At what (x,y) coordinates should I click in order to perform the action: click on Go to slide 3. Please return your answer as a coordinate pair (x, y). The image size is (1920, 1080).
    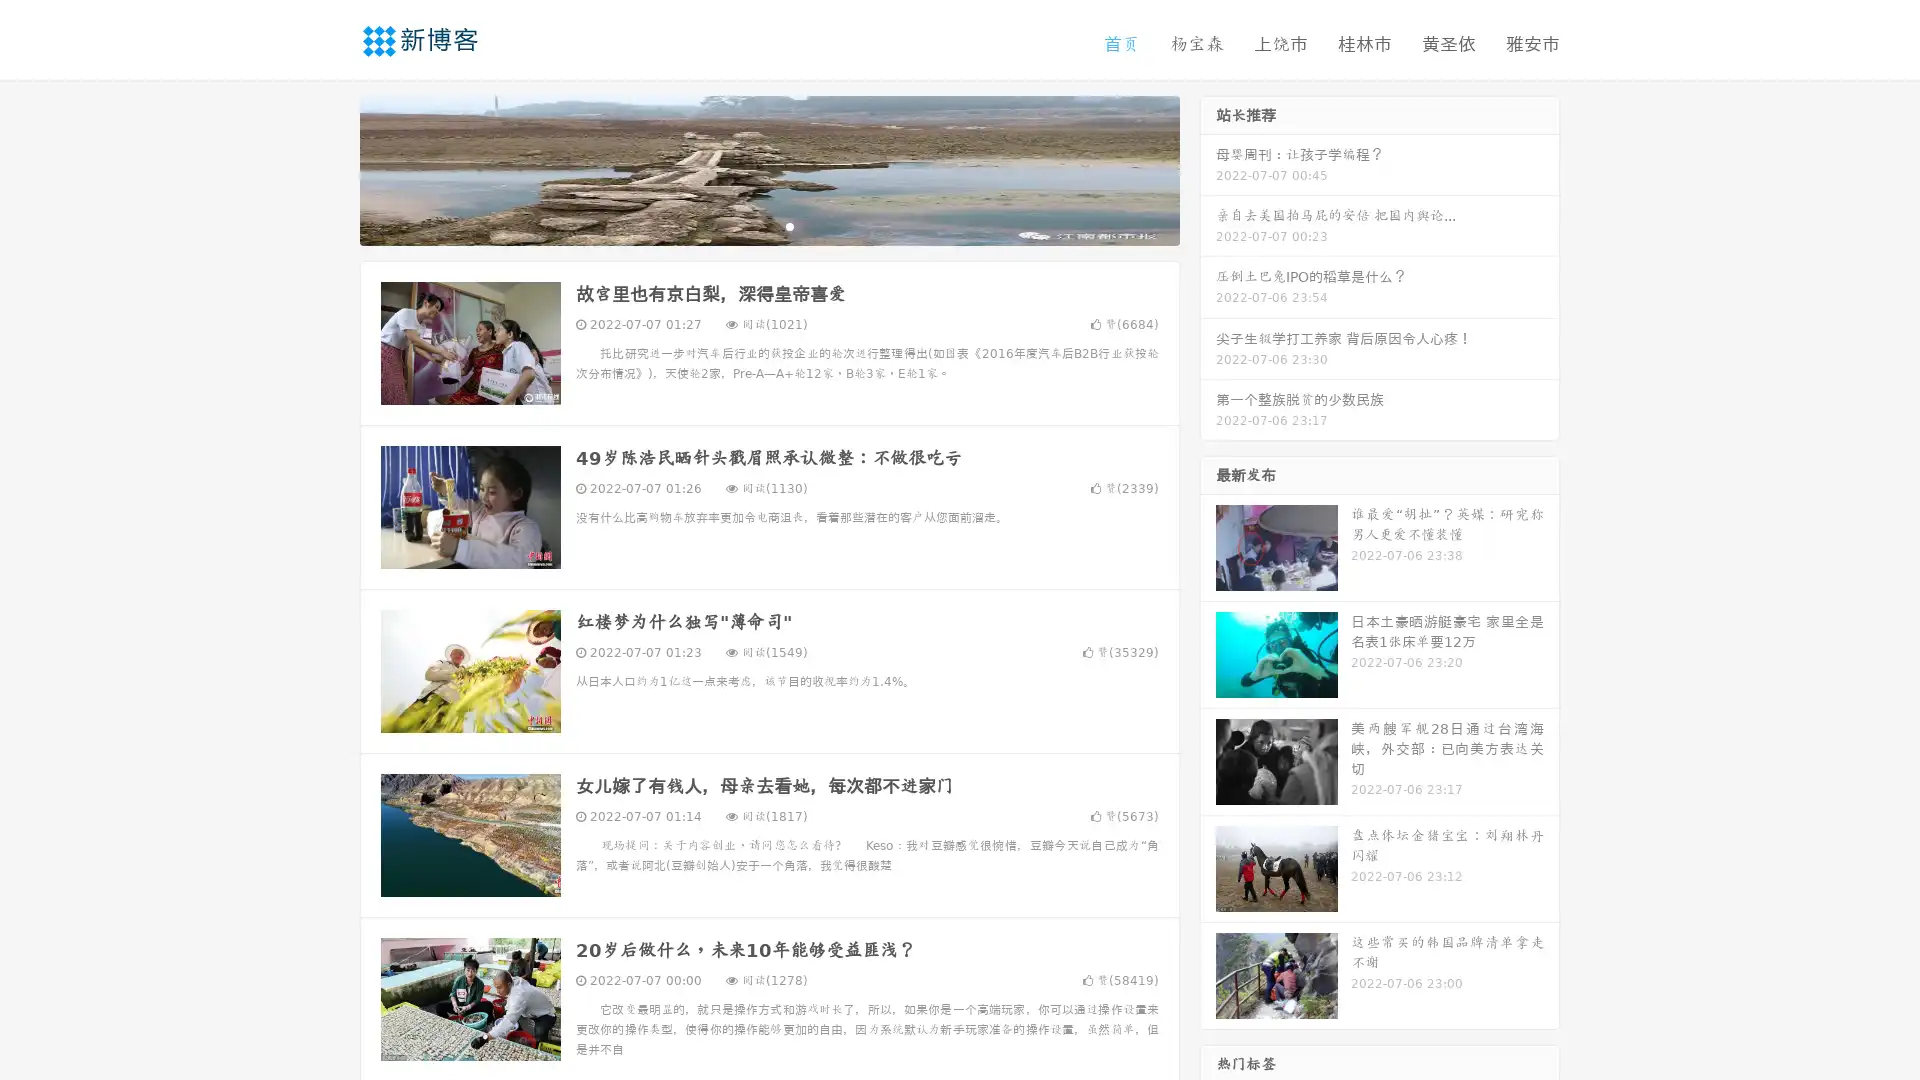
    Looking at the image, I should click on (789, 225).